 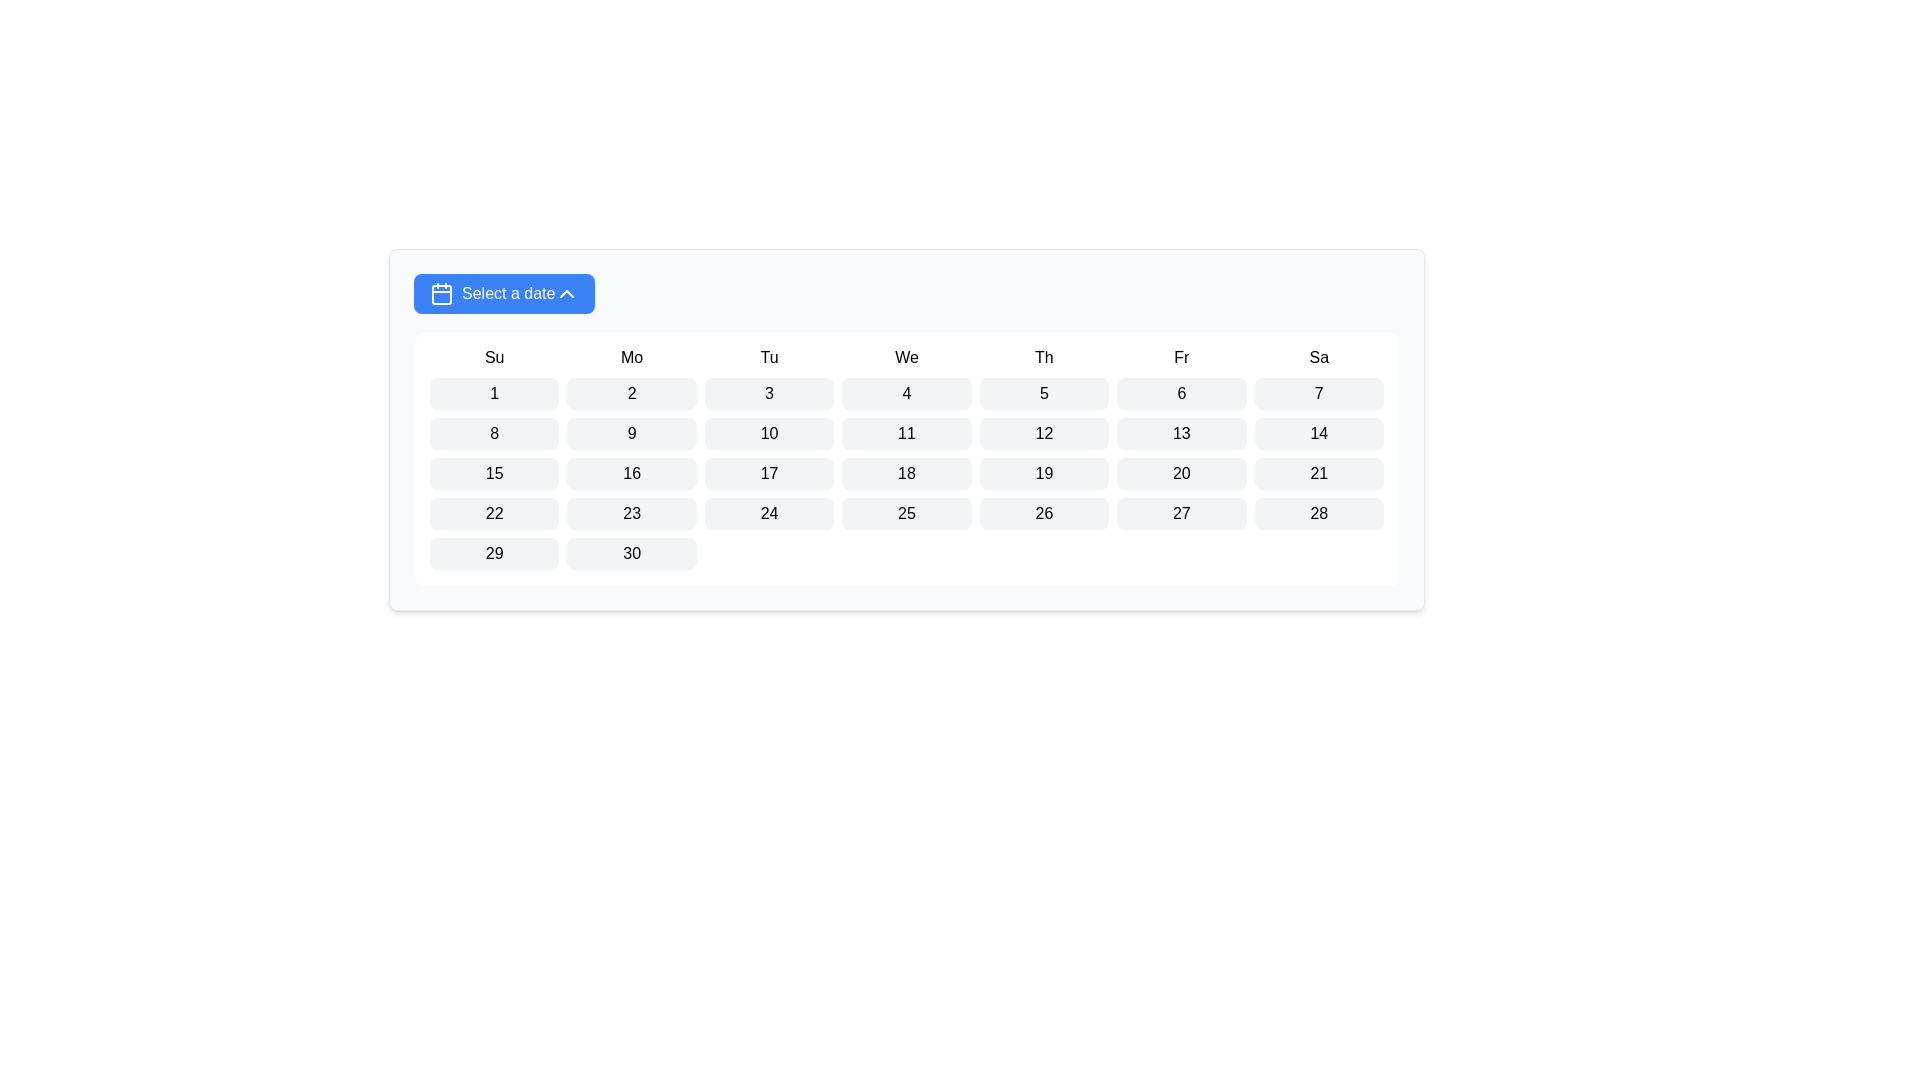 What do you see at coordinates (906, 393) in the screenshot?
I see `the button displaying the number '4' in a light gray box with rounded corners` at bounding box center [906, 393].